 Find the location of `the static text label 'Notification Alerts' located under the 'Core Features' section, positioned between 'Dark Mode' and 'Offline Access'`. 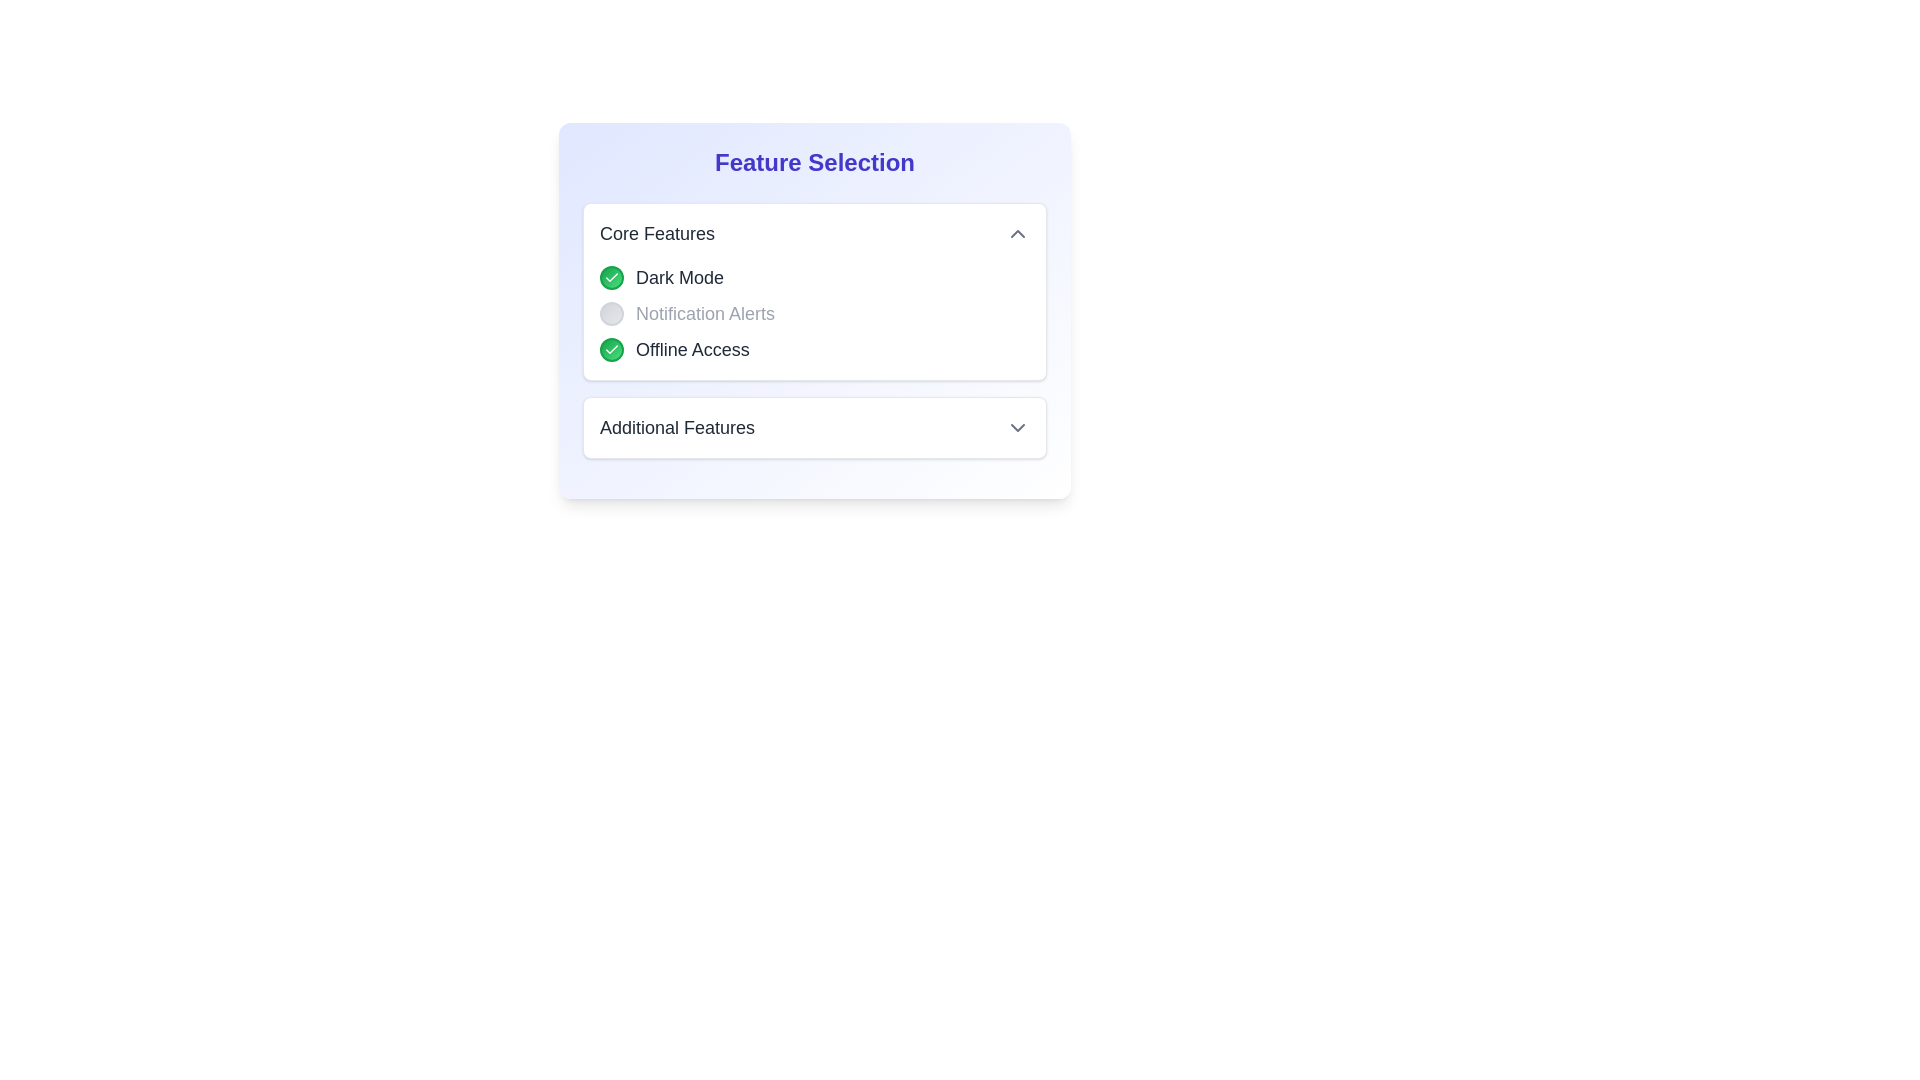

the static text label 'Notification Alerts' located under the 'Core Features' section, positioned between 'Dark Mode' and 'Offline Access' is located at coordinates (705, 313).